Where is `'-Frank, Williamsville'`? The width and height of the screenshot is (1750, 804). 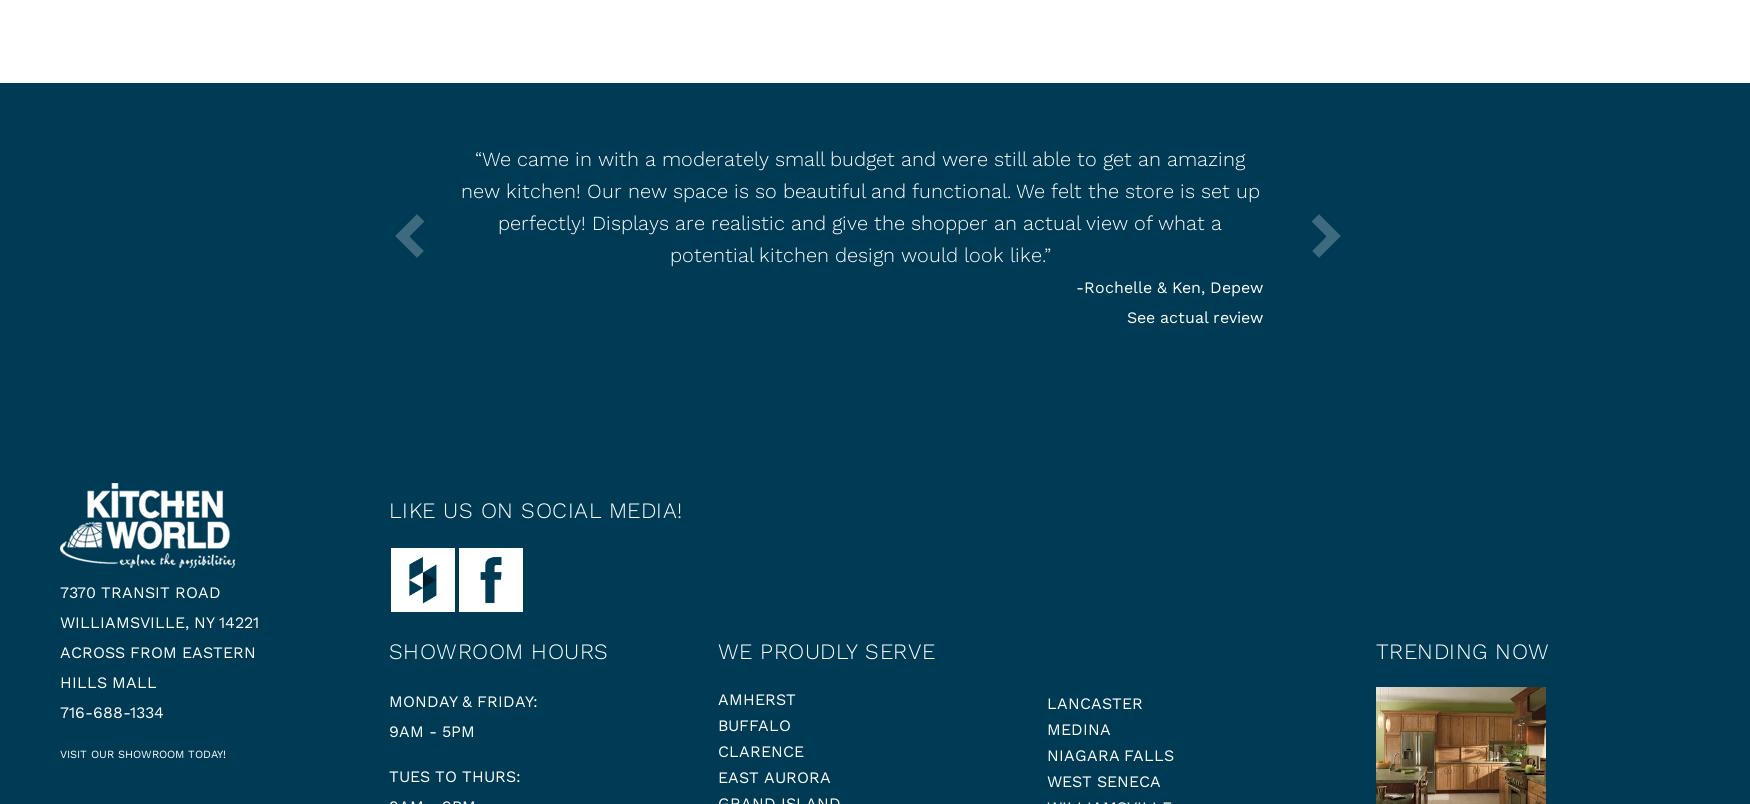 '-Frank, Williamsville' is located at coordinates (226, 286).